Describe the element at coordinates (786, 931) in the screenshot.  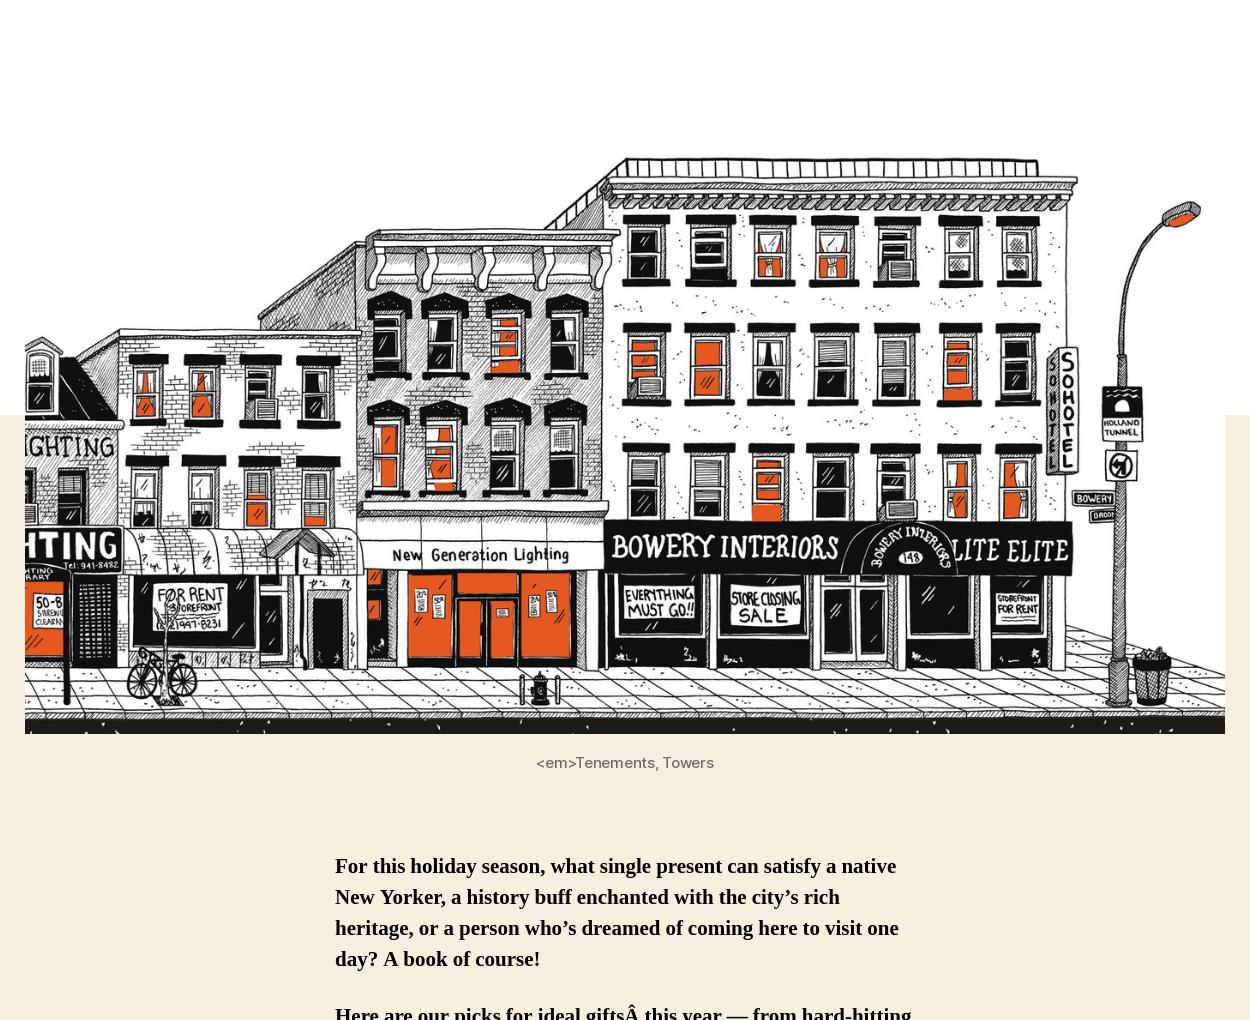
I see `'Read the book'` at that location.